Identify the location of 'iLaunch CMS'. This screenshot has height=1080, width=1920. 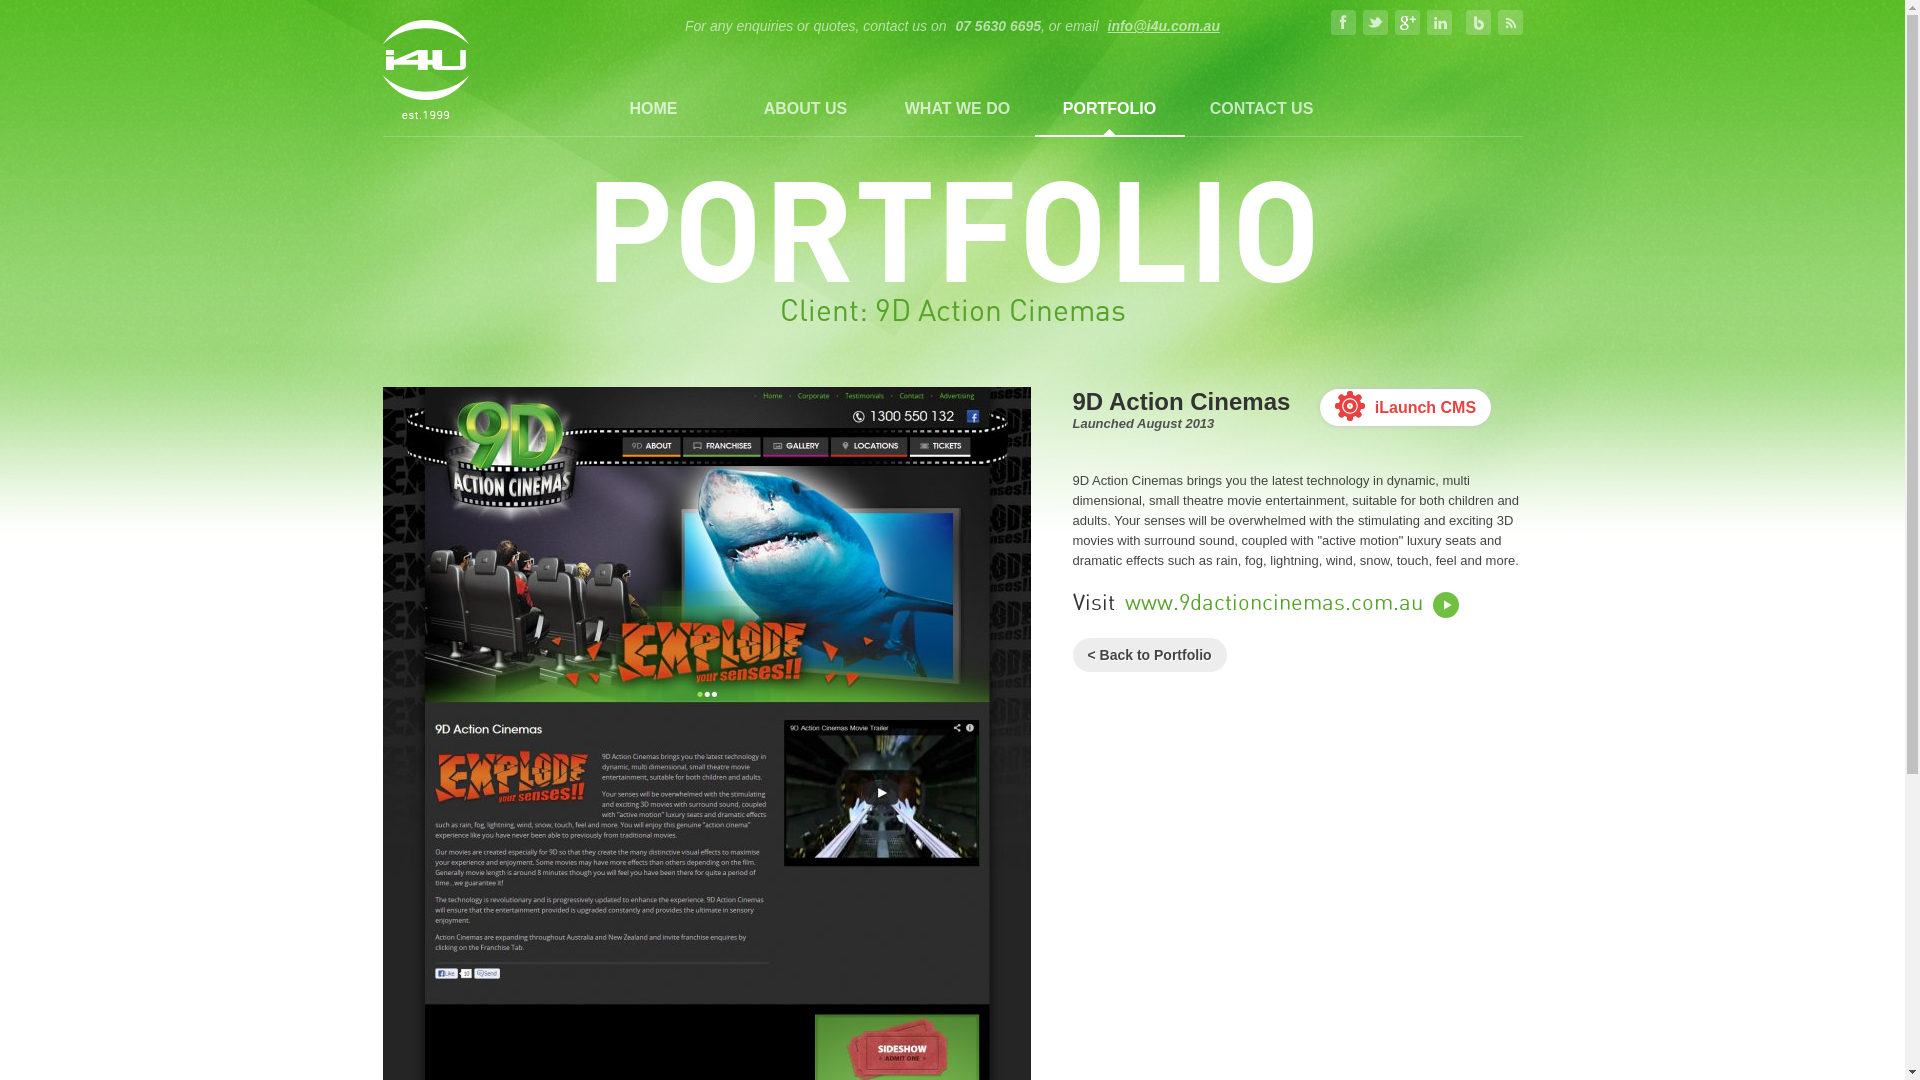
(1320, 406).